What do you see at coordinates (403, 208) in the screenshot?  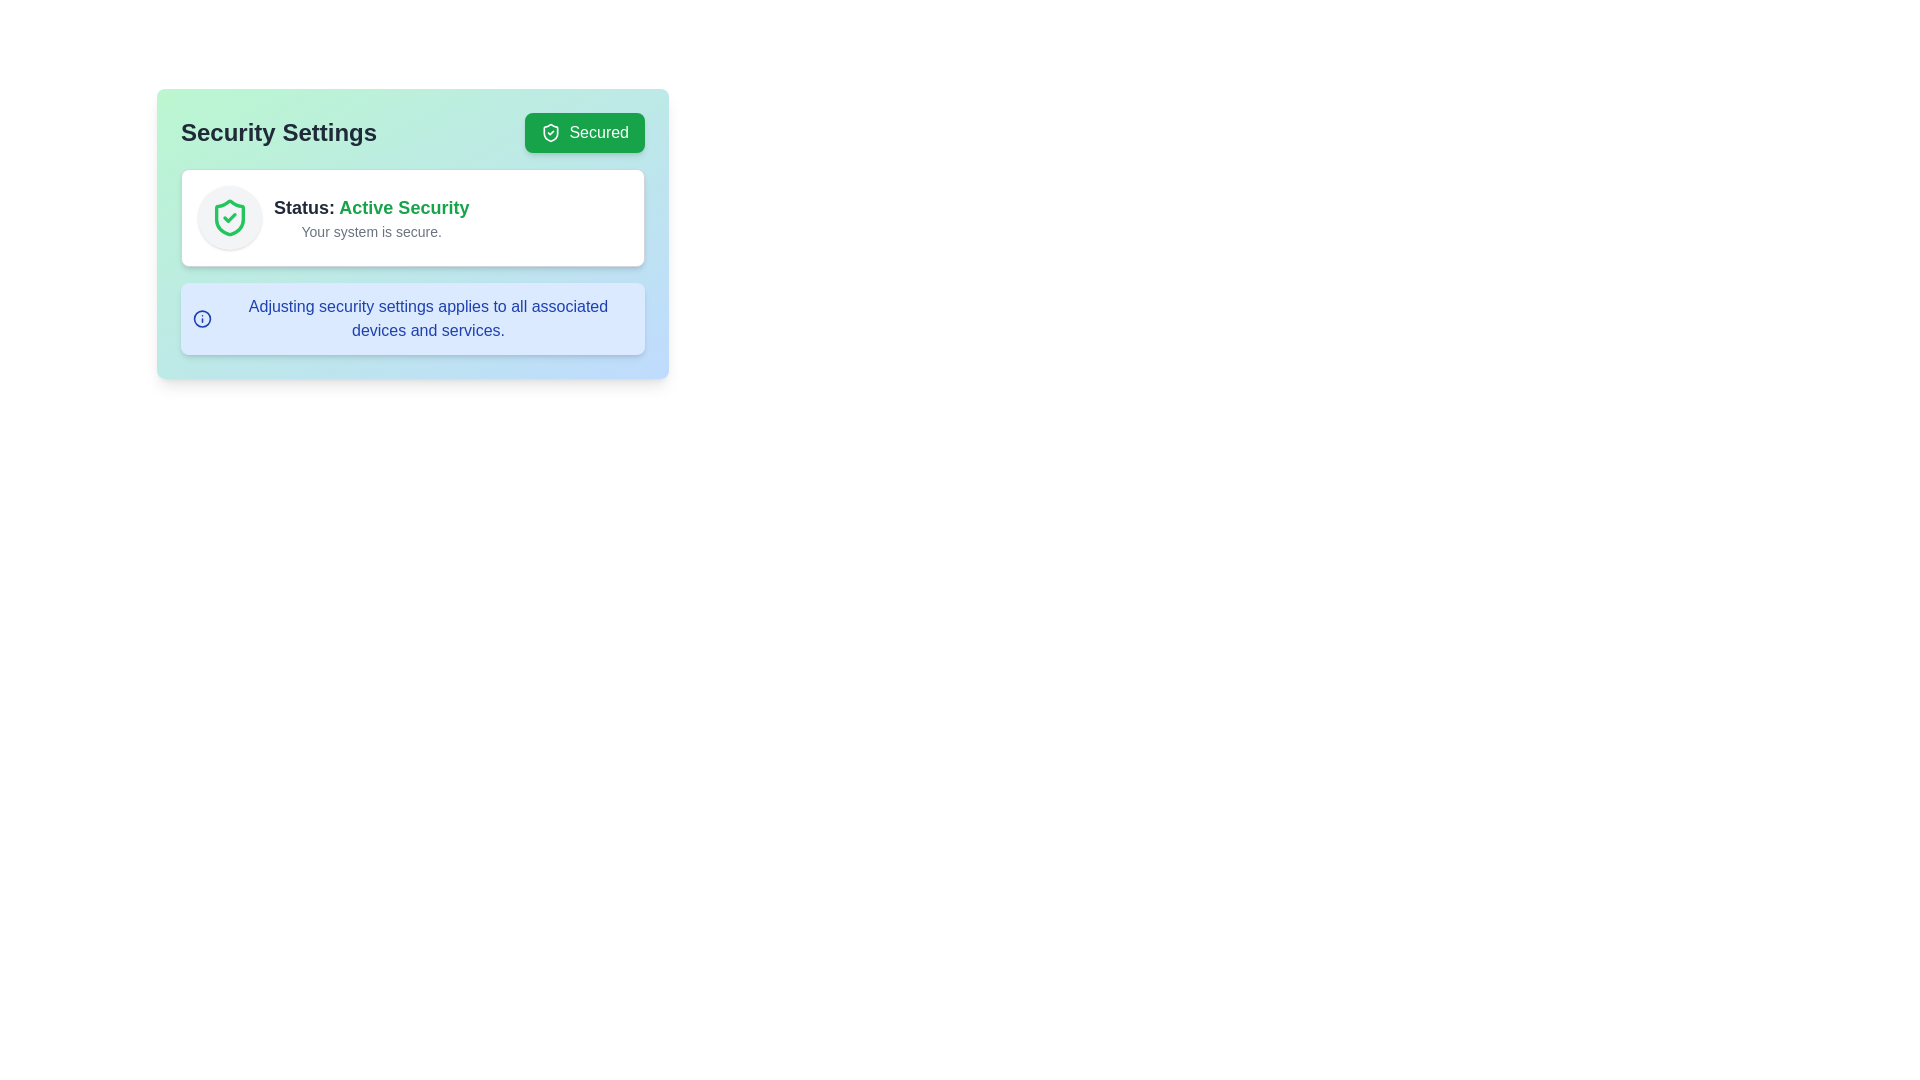 I see `the 'Active Security' text label, which indicates that the system is secure, to emphasize its importance` at bounding box center [403, 208].